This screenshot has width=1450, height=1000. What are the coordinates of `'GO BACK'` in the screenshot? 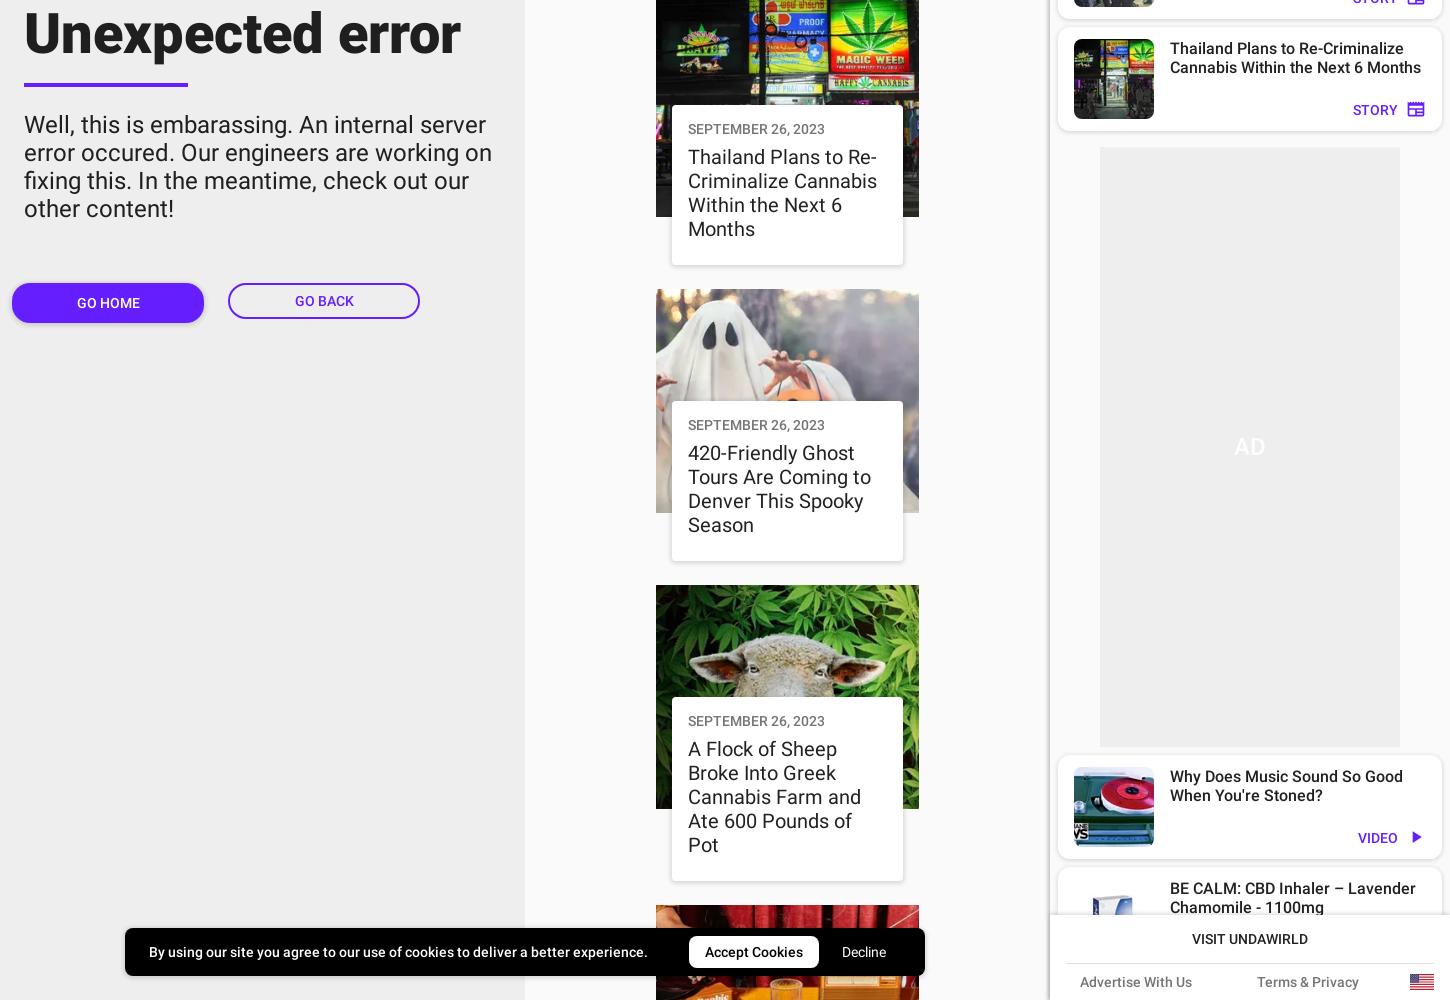 It's located at (323, 300).